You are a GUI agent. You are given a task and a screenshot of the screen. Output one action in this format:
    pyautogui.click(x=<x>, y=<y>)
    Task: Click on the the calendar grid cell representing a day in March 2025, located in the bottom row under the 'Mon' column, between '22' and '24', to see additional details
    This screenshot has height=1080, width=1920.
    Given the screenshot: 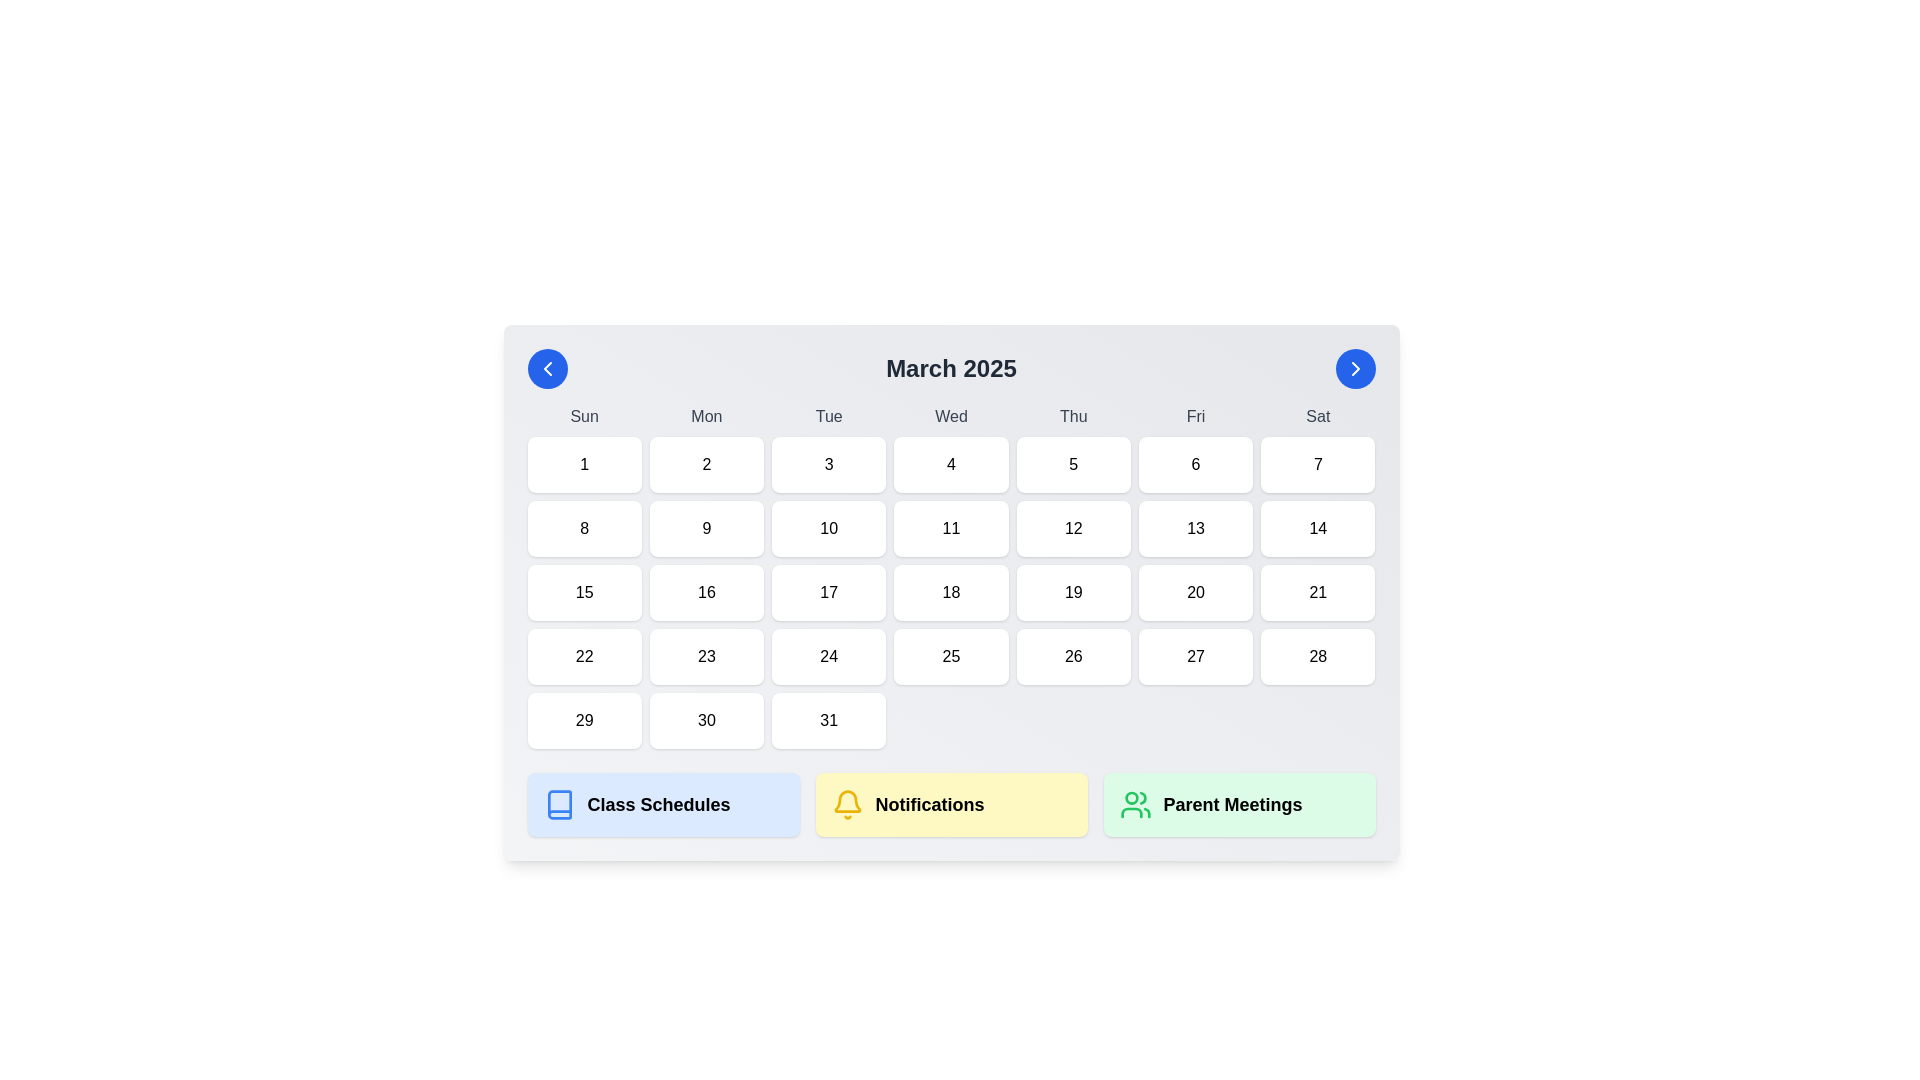 What is the action you would take?
    pyautogui.click(x=706, y=656)
    